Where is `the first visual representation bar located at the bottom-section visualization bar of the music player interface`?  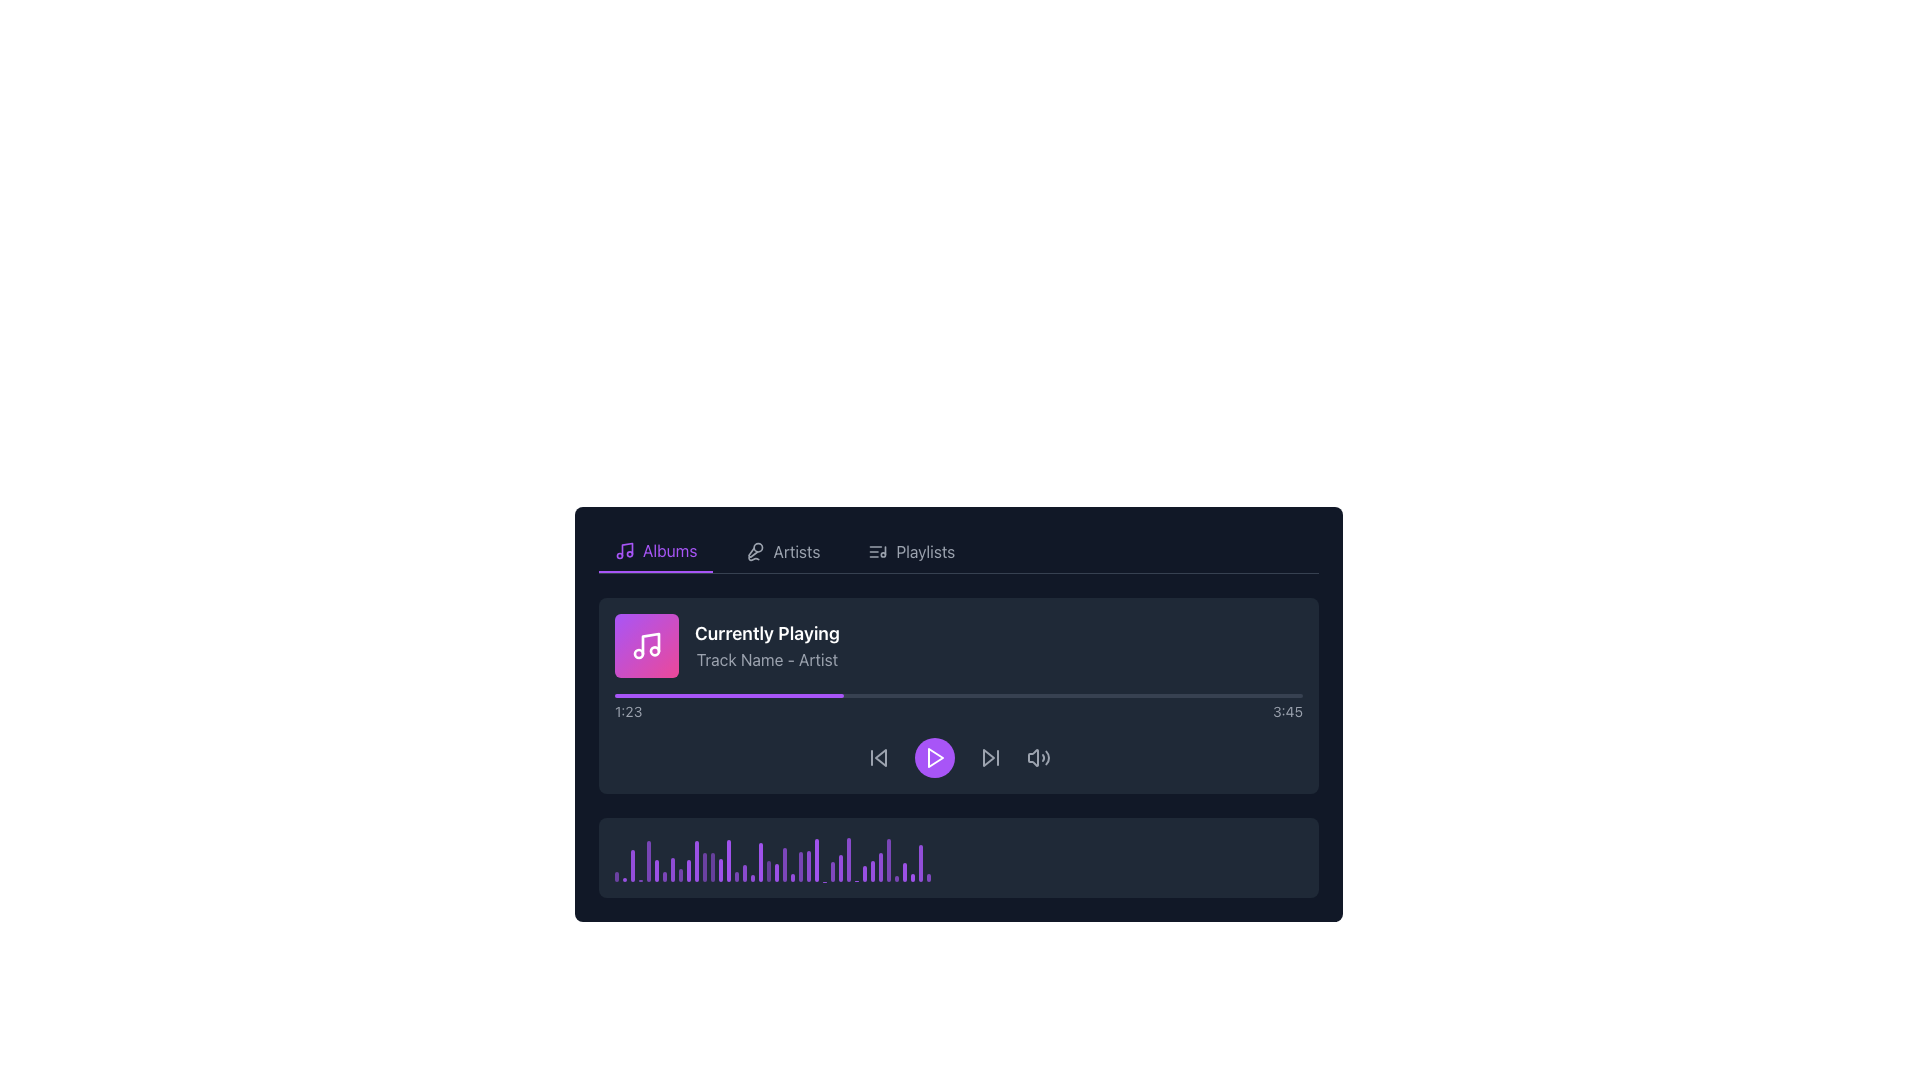 the first visual representation bar located at the bottom-section visualization bar of the music player interface is located at coordinates (616, 874).